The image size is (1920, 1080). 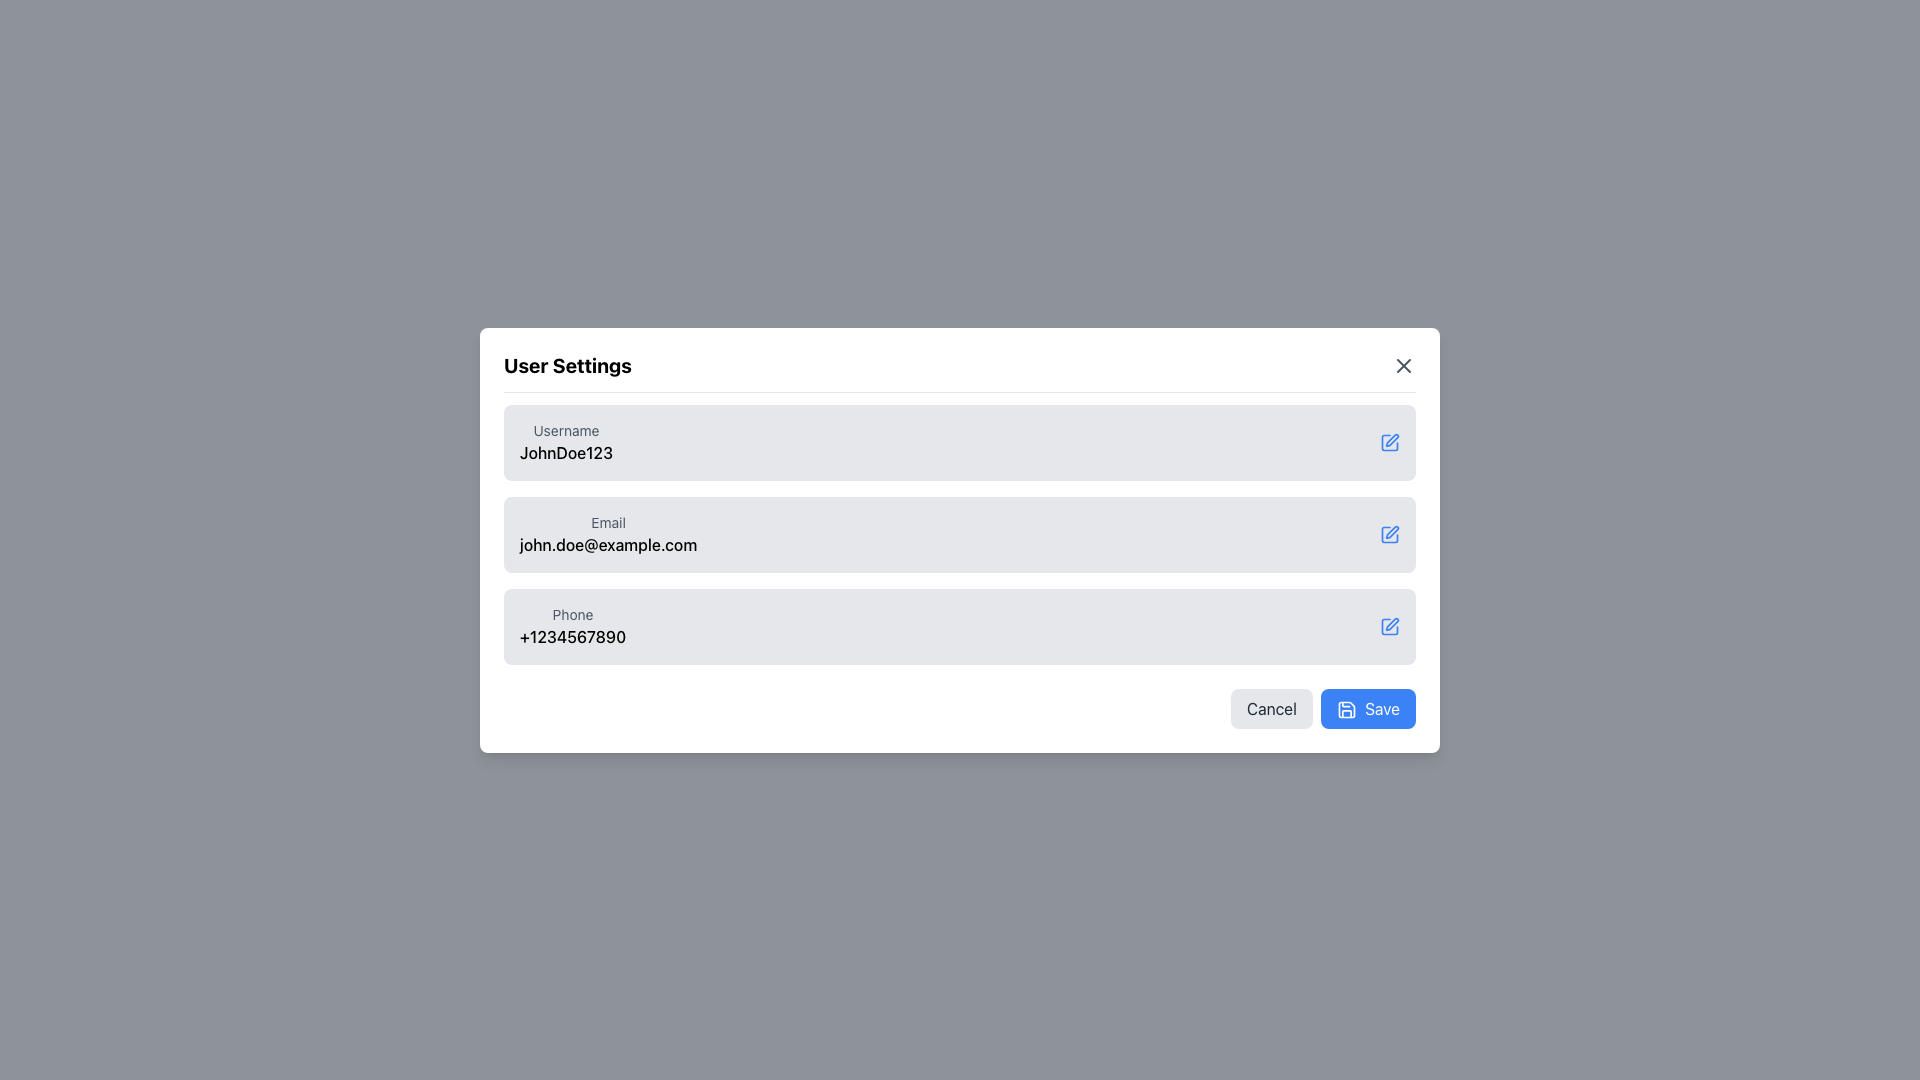 What do you see at coordinates (607, 544) in the screenshot?
I see `text content of the 'john.doe@example.com' email displayed in black font under the 'Email' section of the 'User Settings' modal` at bounding box center [607, 544].